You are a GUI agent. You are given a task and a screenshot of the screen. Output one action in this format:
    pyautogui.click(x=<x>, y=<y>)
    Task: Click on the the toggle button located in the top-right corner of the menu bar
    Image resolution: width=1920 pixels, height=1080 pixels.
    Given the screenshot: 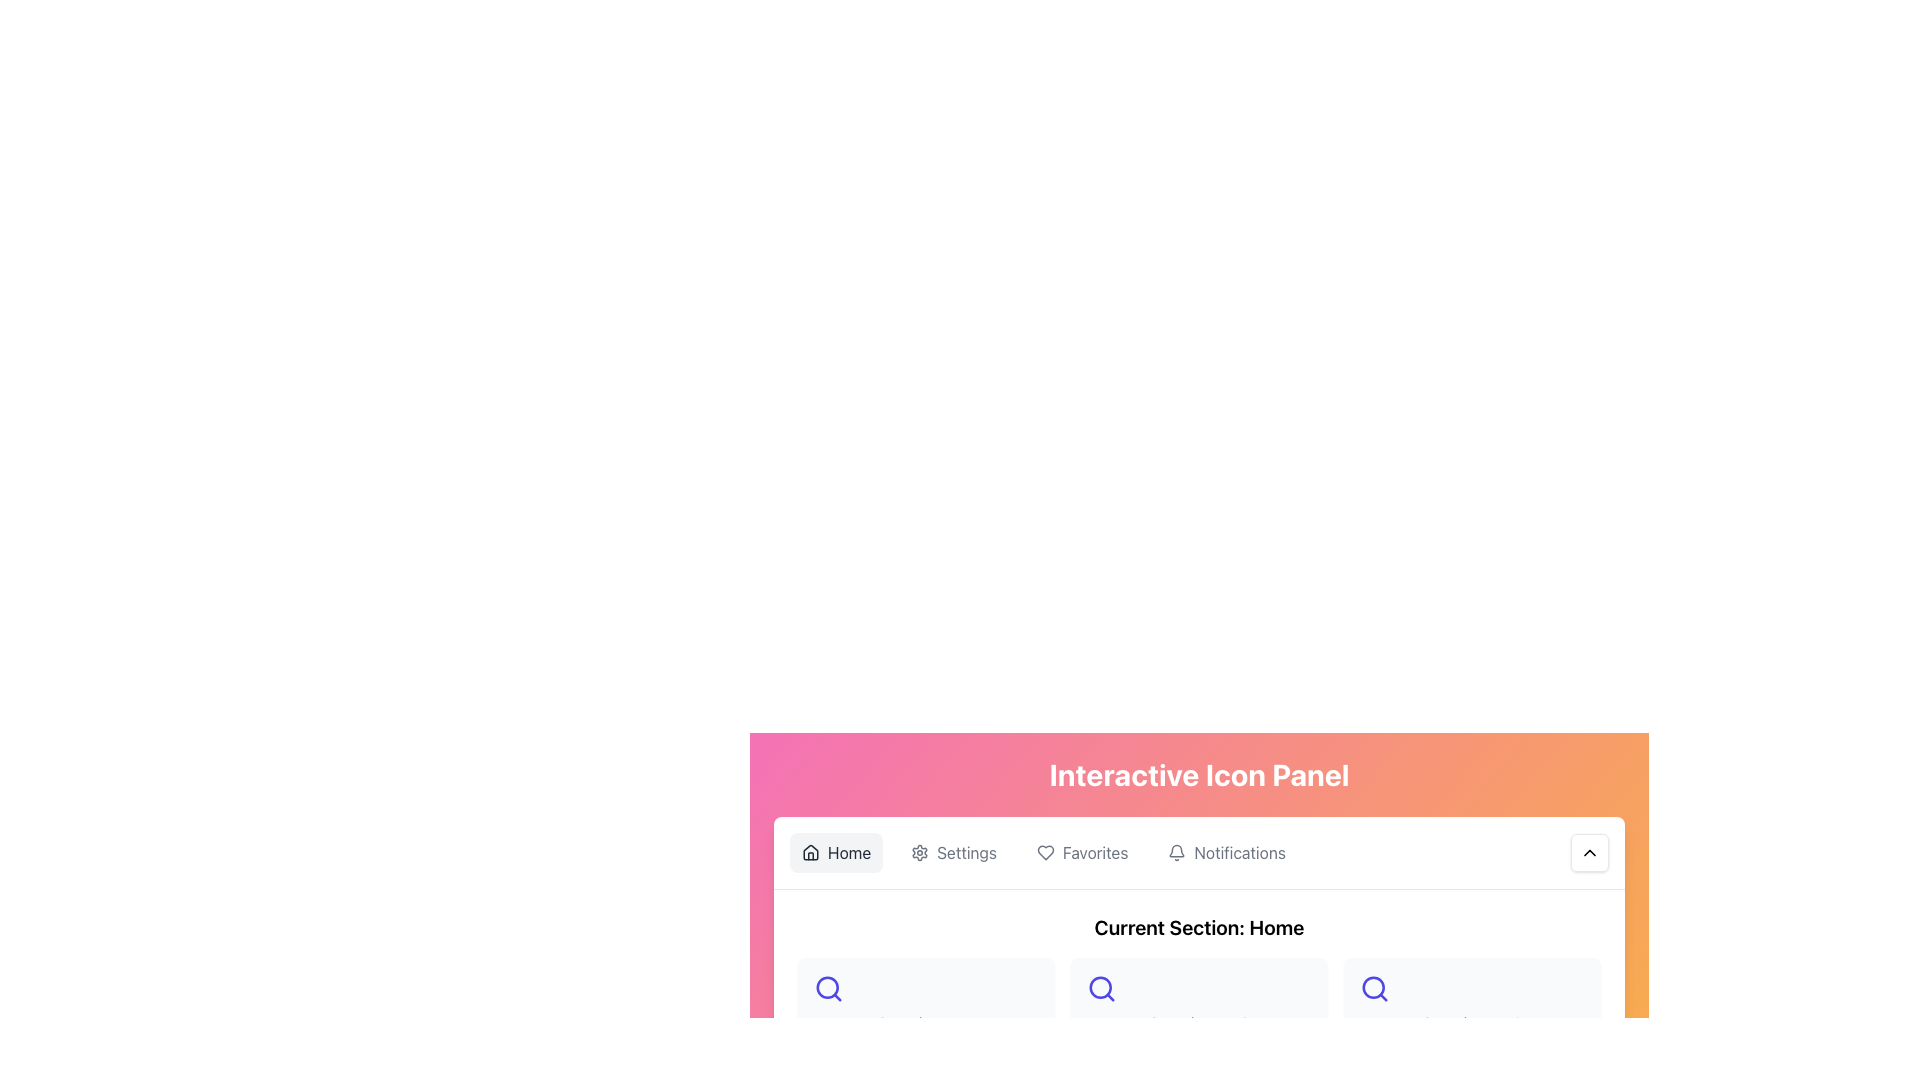 What is the action you would take?
    pyautogui.click(x=1588, y=852)
    